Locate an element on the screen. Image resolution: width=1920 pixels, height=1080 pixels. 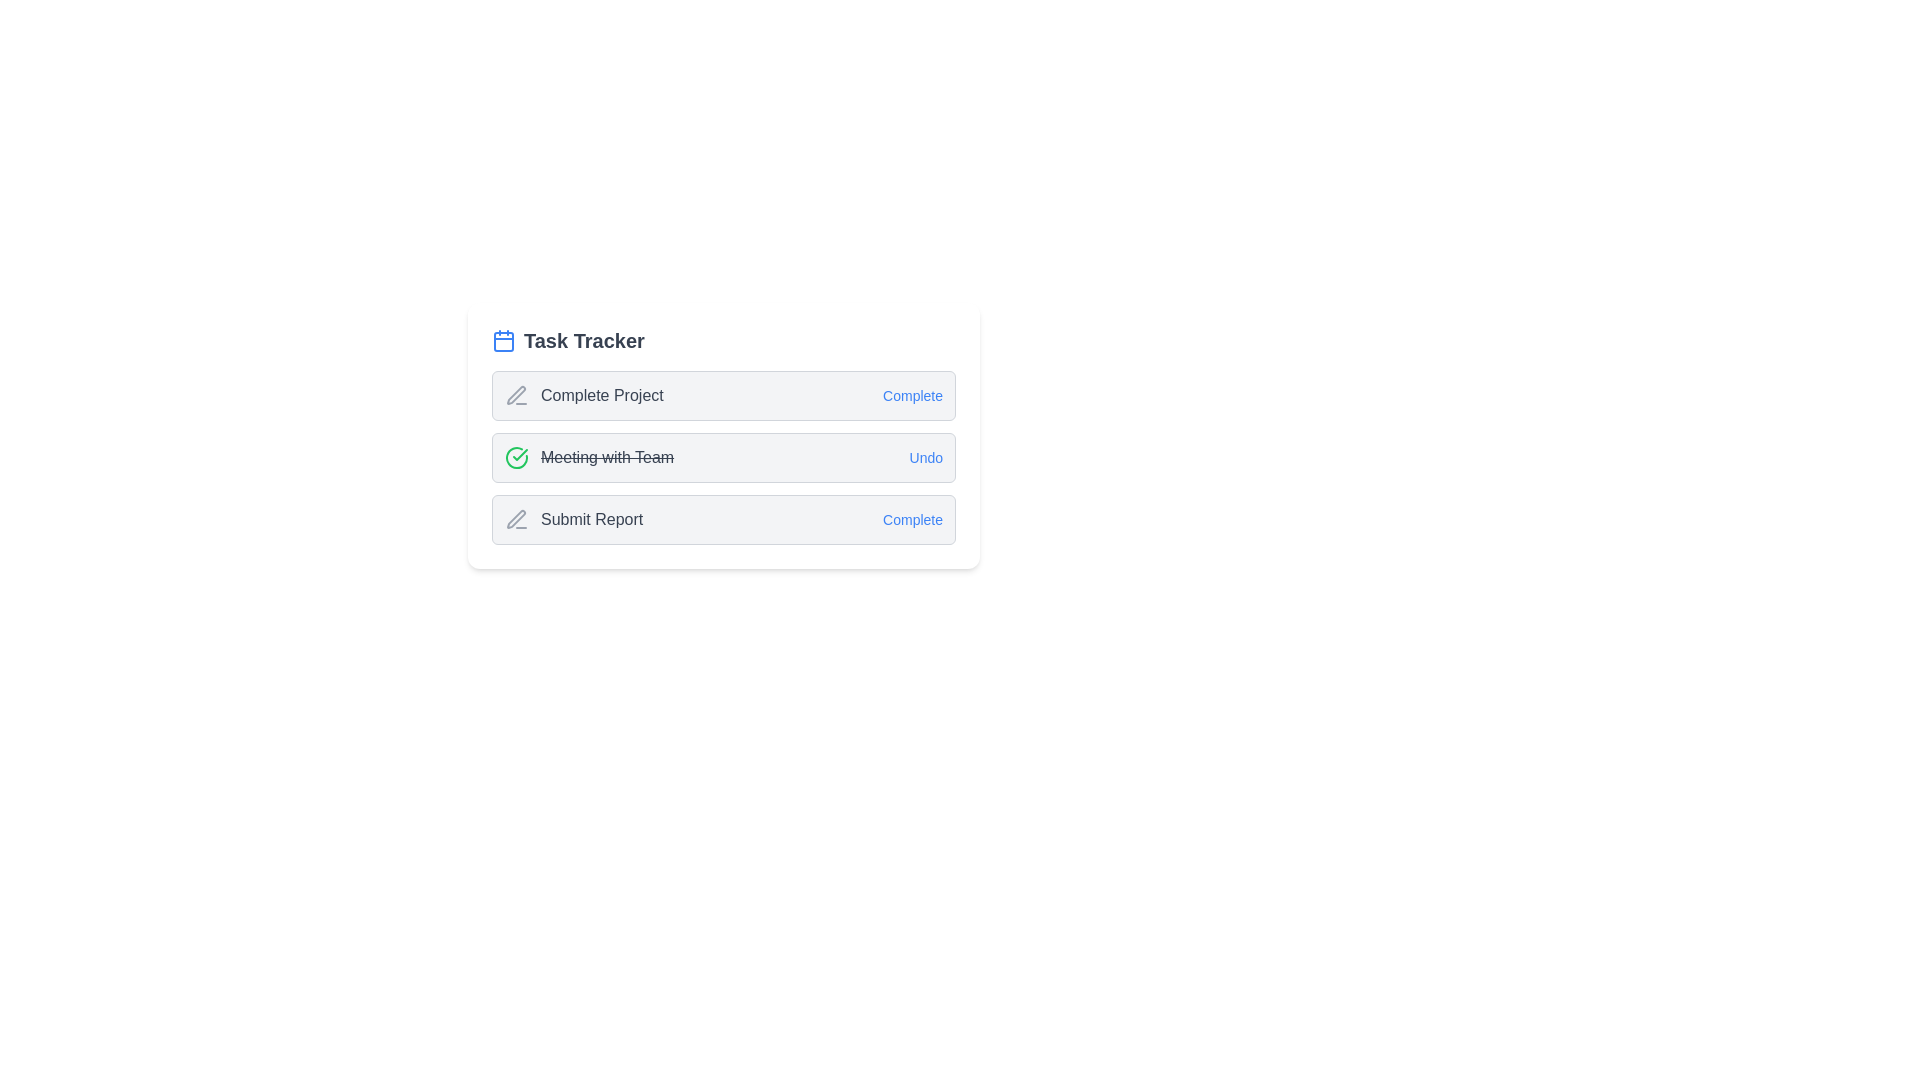
the 'Complete' hyperlink text element, which is styled in small blue font and underlined on hover, located in the top-right of the 'Complete Project' task row is located at coordinates (911, 396).